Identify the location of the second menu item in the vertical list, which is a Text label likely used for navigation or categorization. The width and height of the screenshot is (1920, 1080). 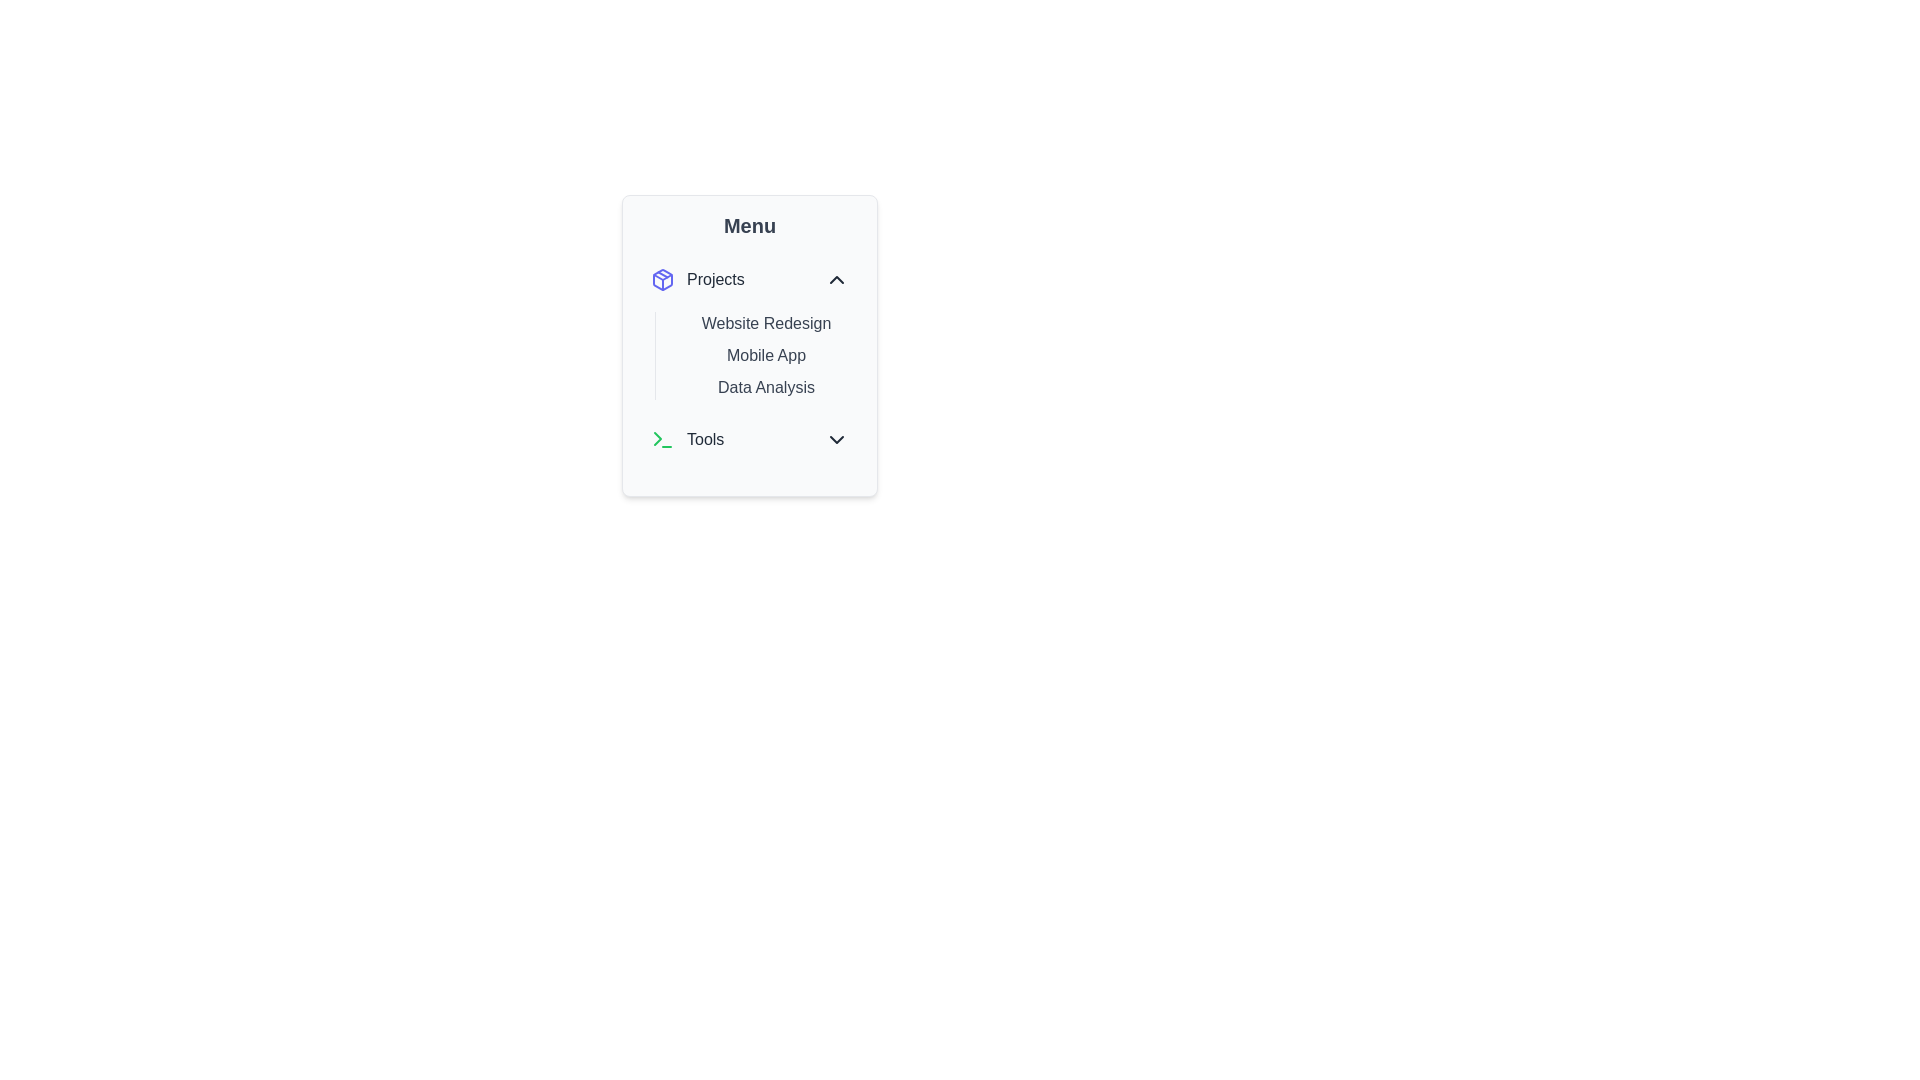
(765, 354).